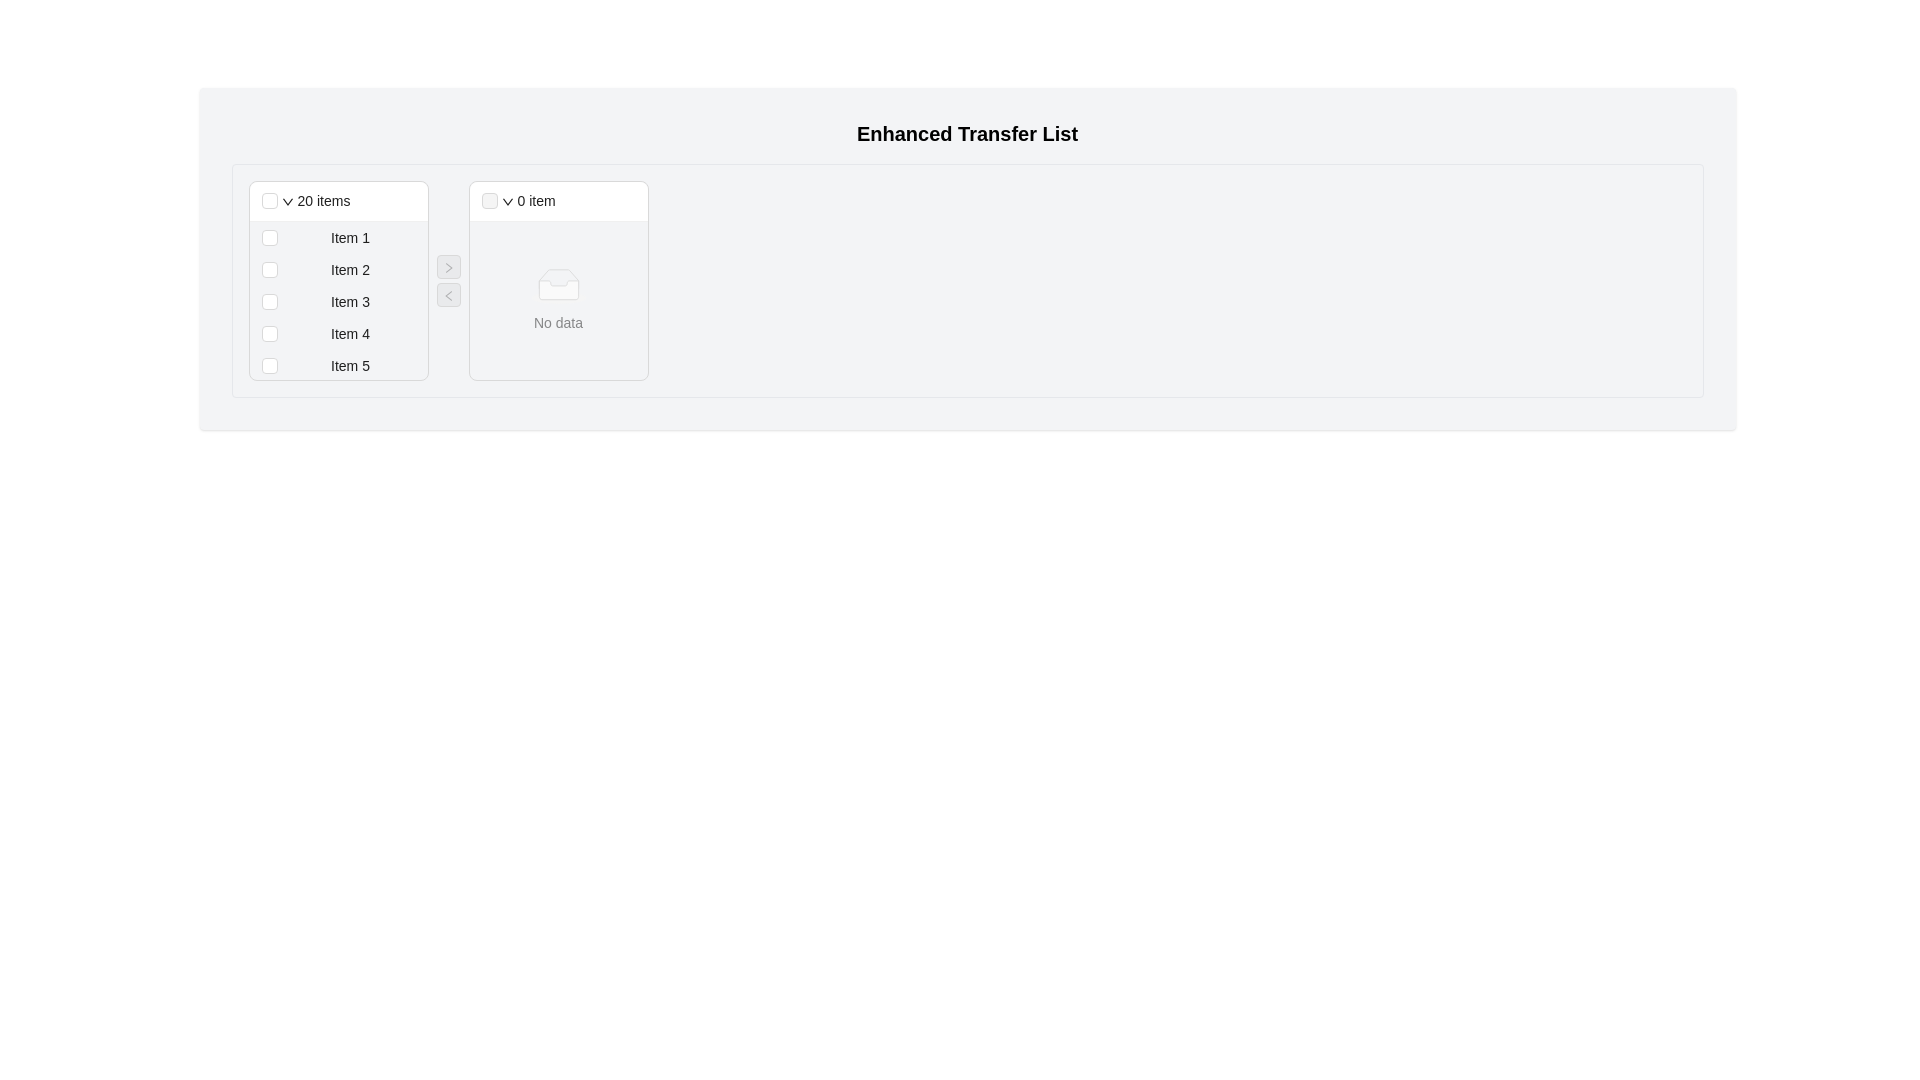 This screenshot has width=1920, height=1080. What do you see at coordinates (447, 281) in the screenshot?
I see `the left arrow button in the Button Group to transfer an item from the right list back to the left list` at bounding box center [447, 281].